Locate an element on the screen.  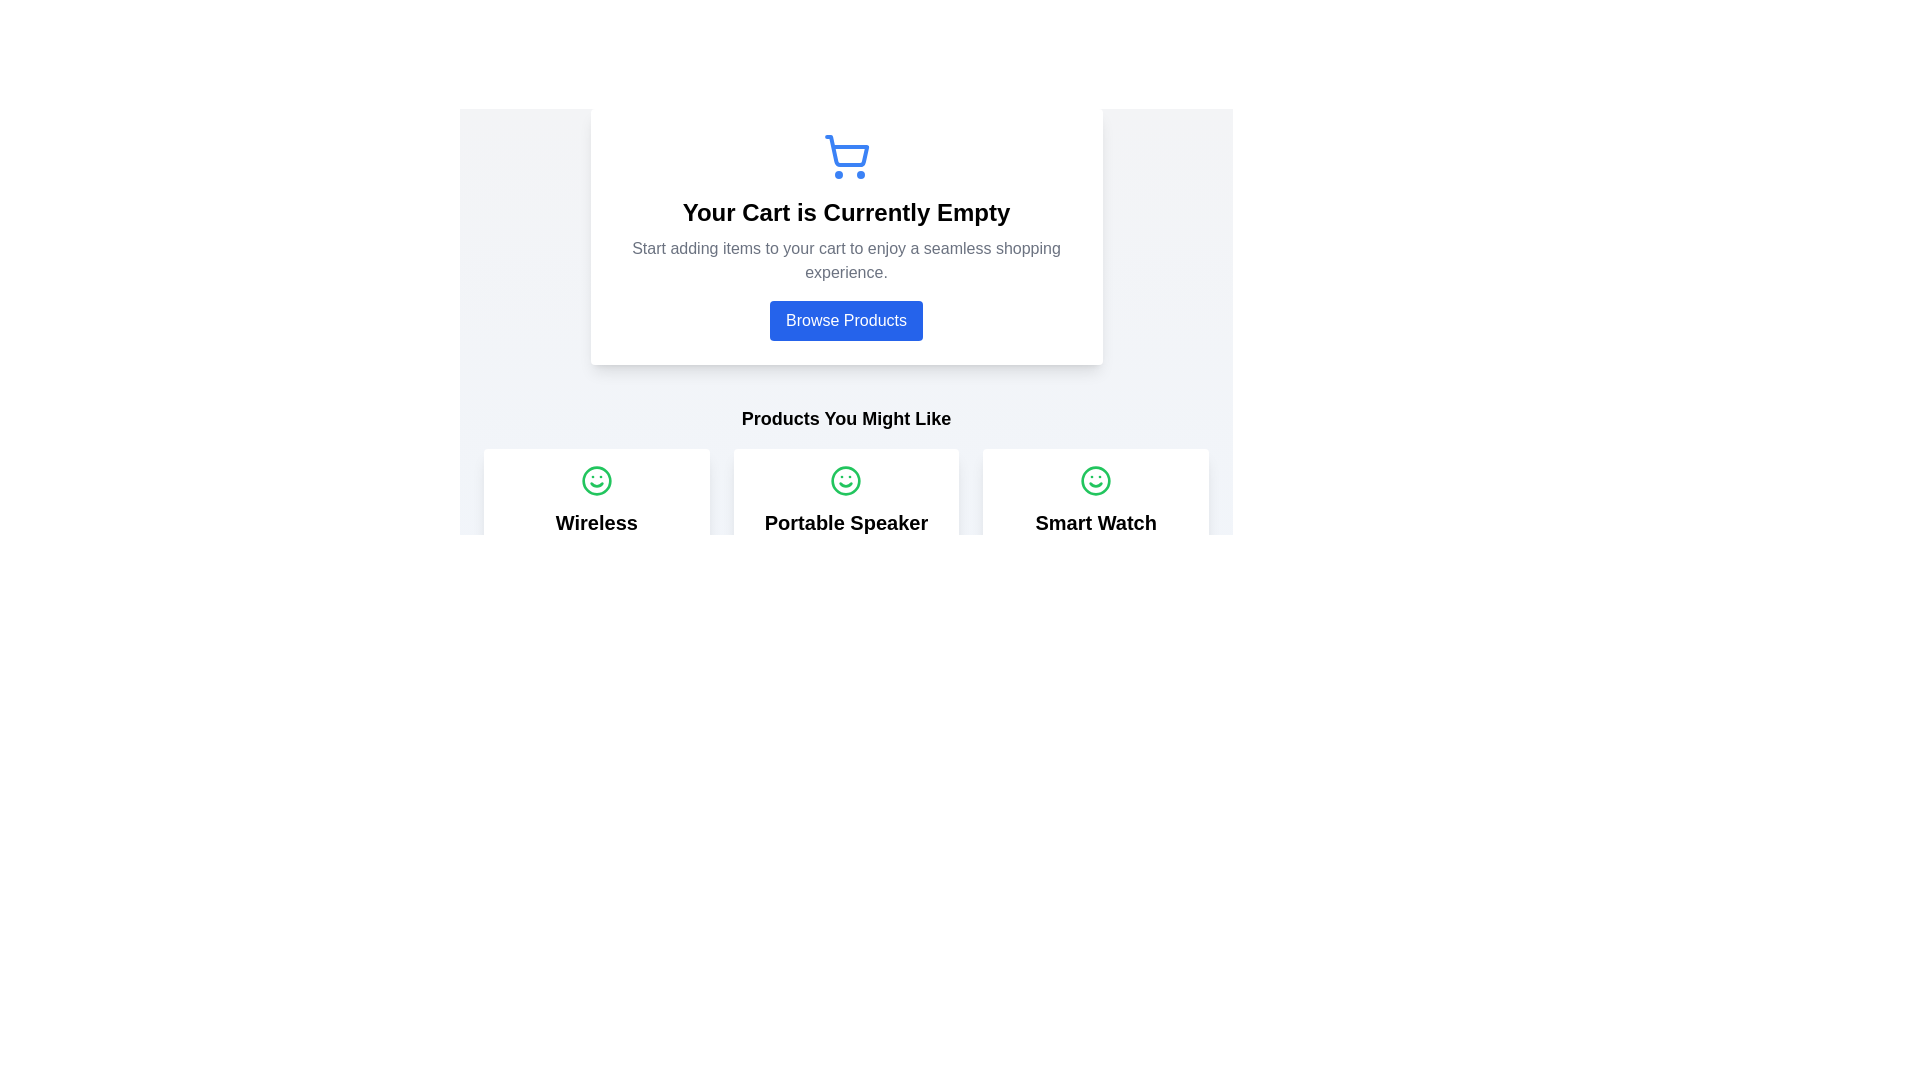
the smiley face icon styled with green color located at the top-center part of the 'Smart Watch' card is located at coordinates (1095, 481).